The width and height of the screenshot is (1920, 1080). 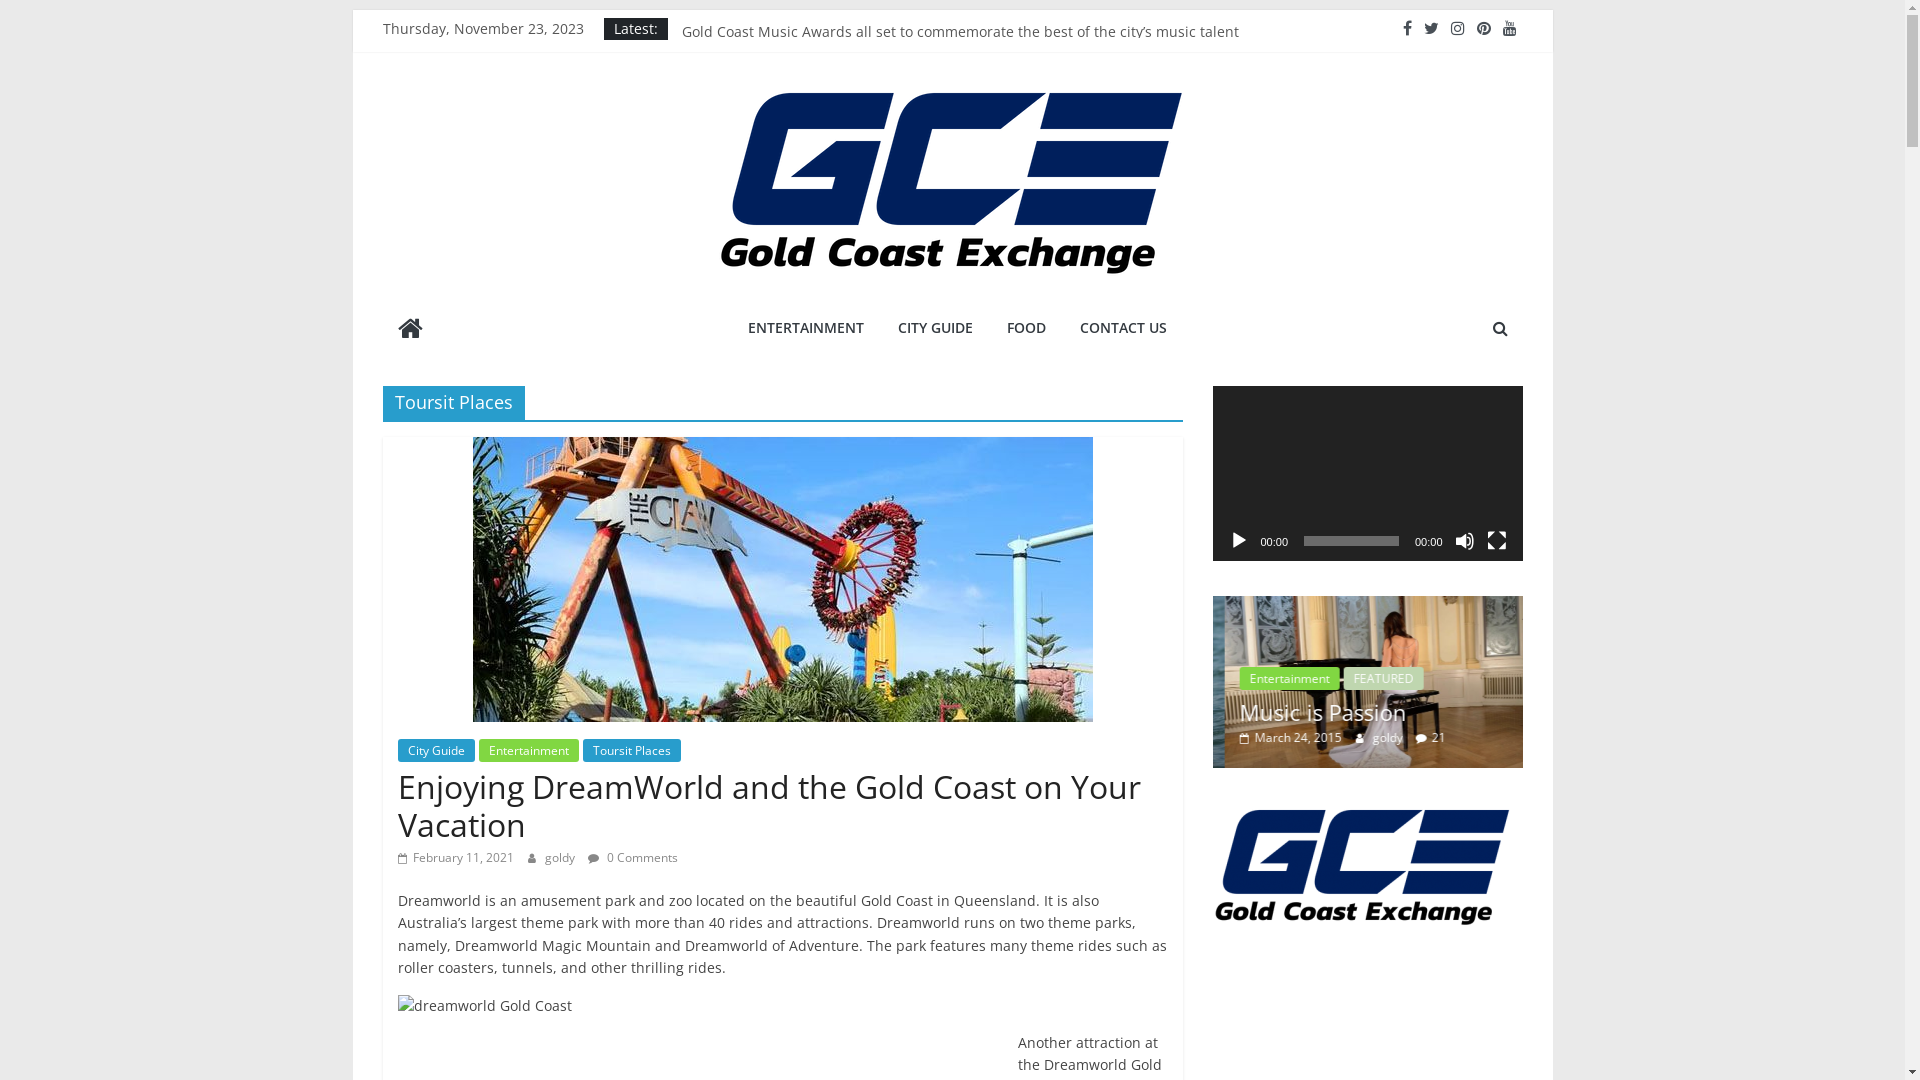 I want to click on 'Play', so click(x=1237, y=540).